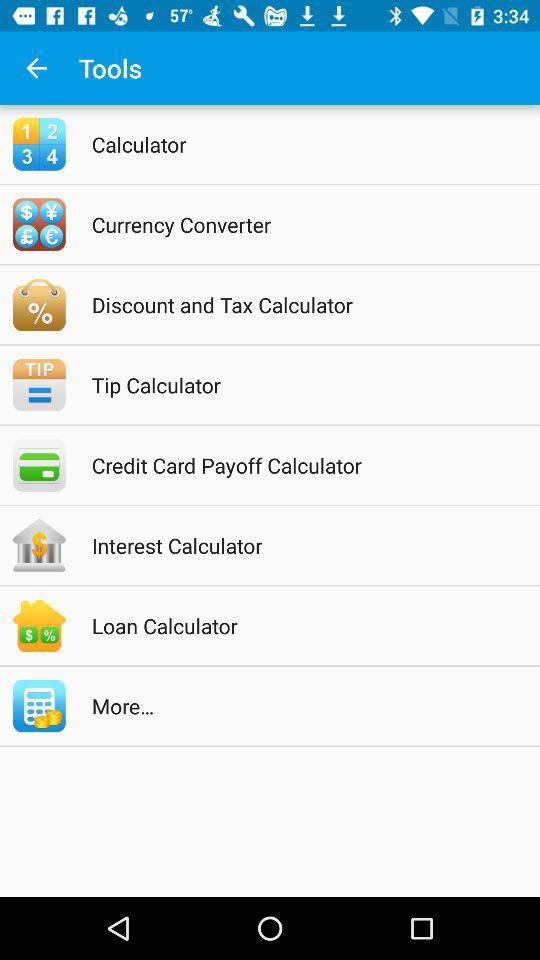 This screenshot has width=540, height=960. I want to click on the icon which is left to the loan calculator, so click(39, 625).